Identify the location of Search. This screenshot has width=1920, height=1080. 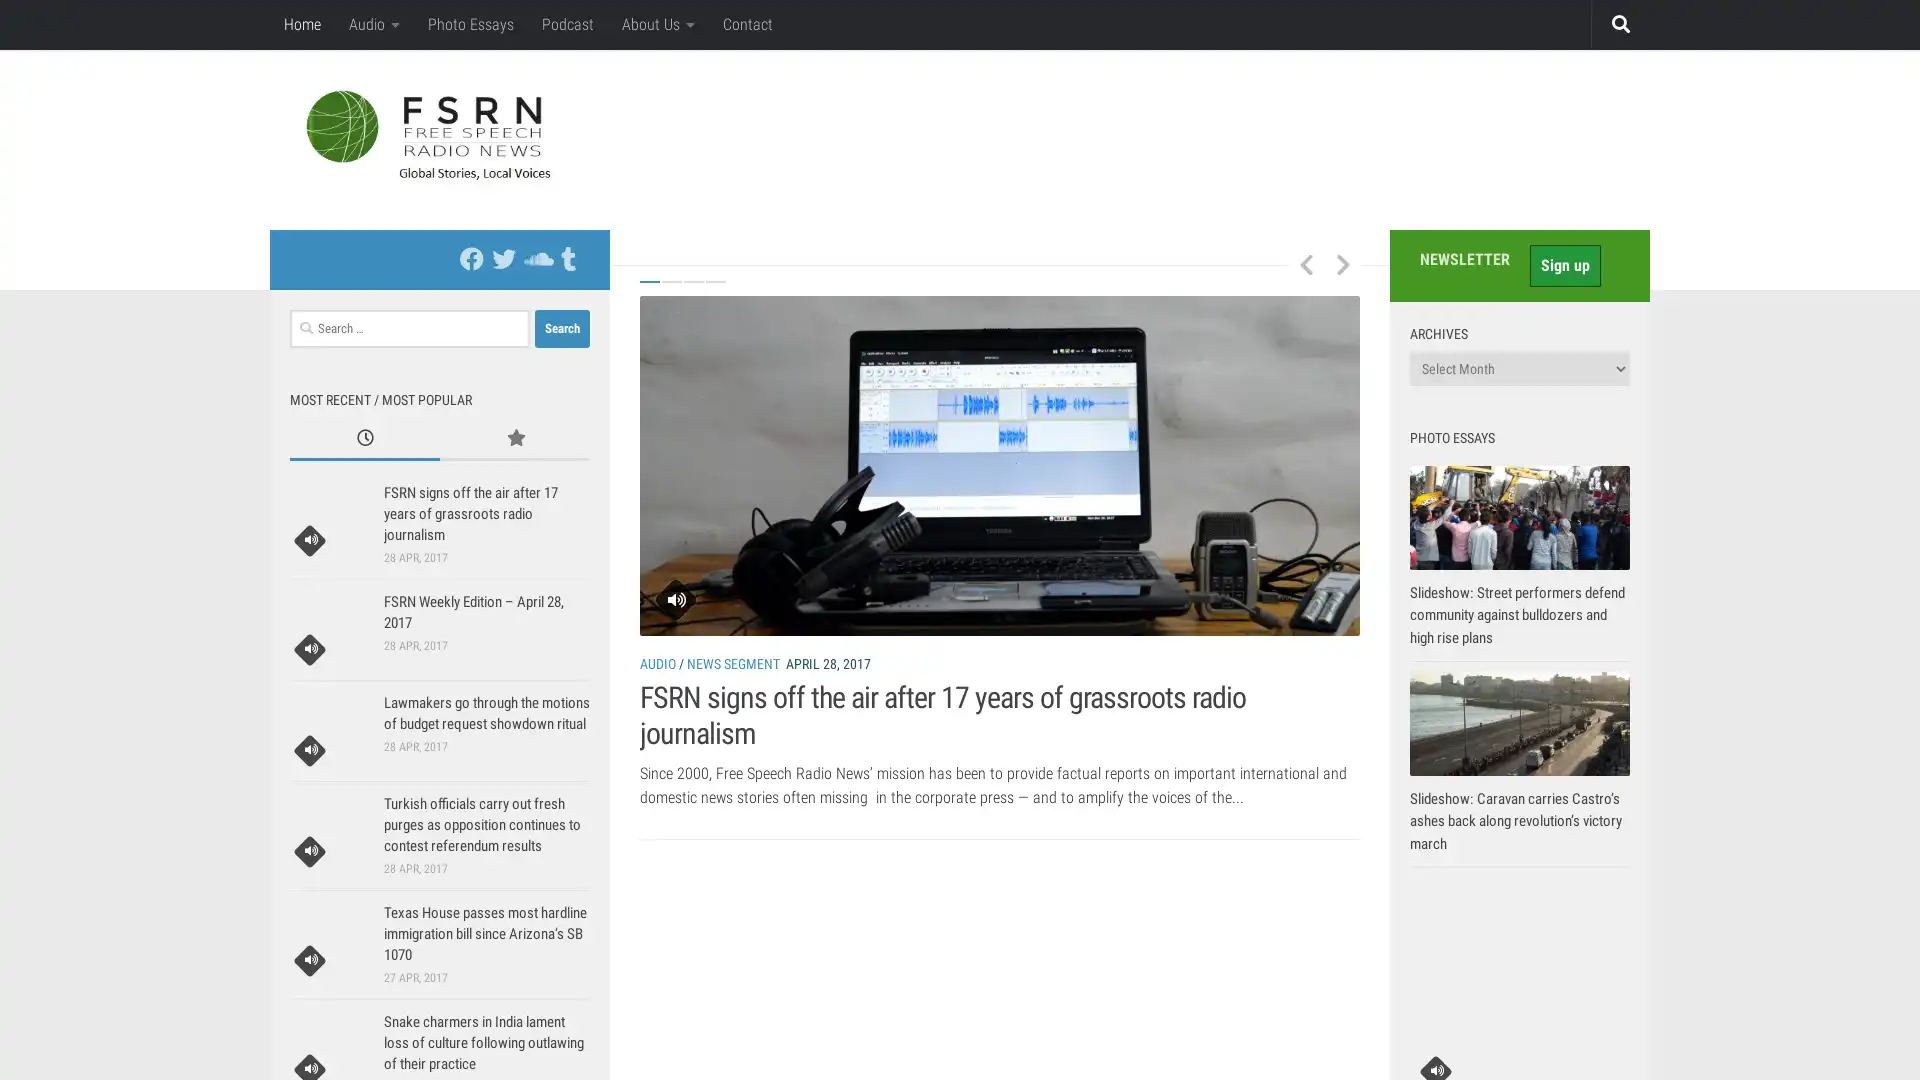
(561, 326).